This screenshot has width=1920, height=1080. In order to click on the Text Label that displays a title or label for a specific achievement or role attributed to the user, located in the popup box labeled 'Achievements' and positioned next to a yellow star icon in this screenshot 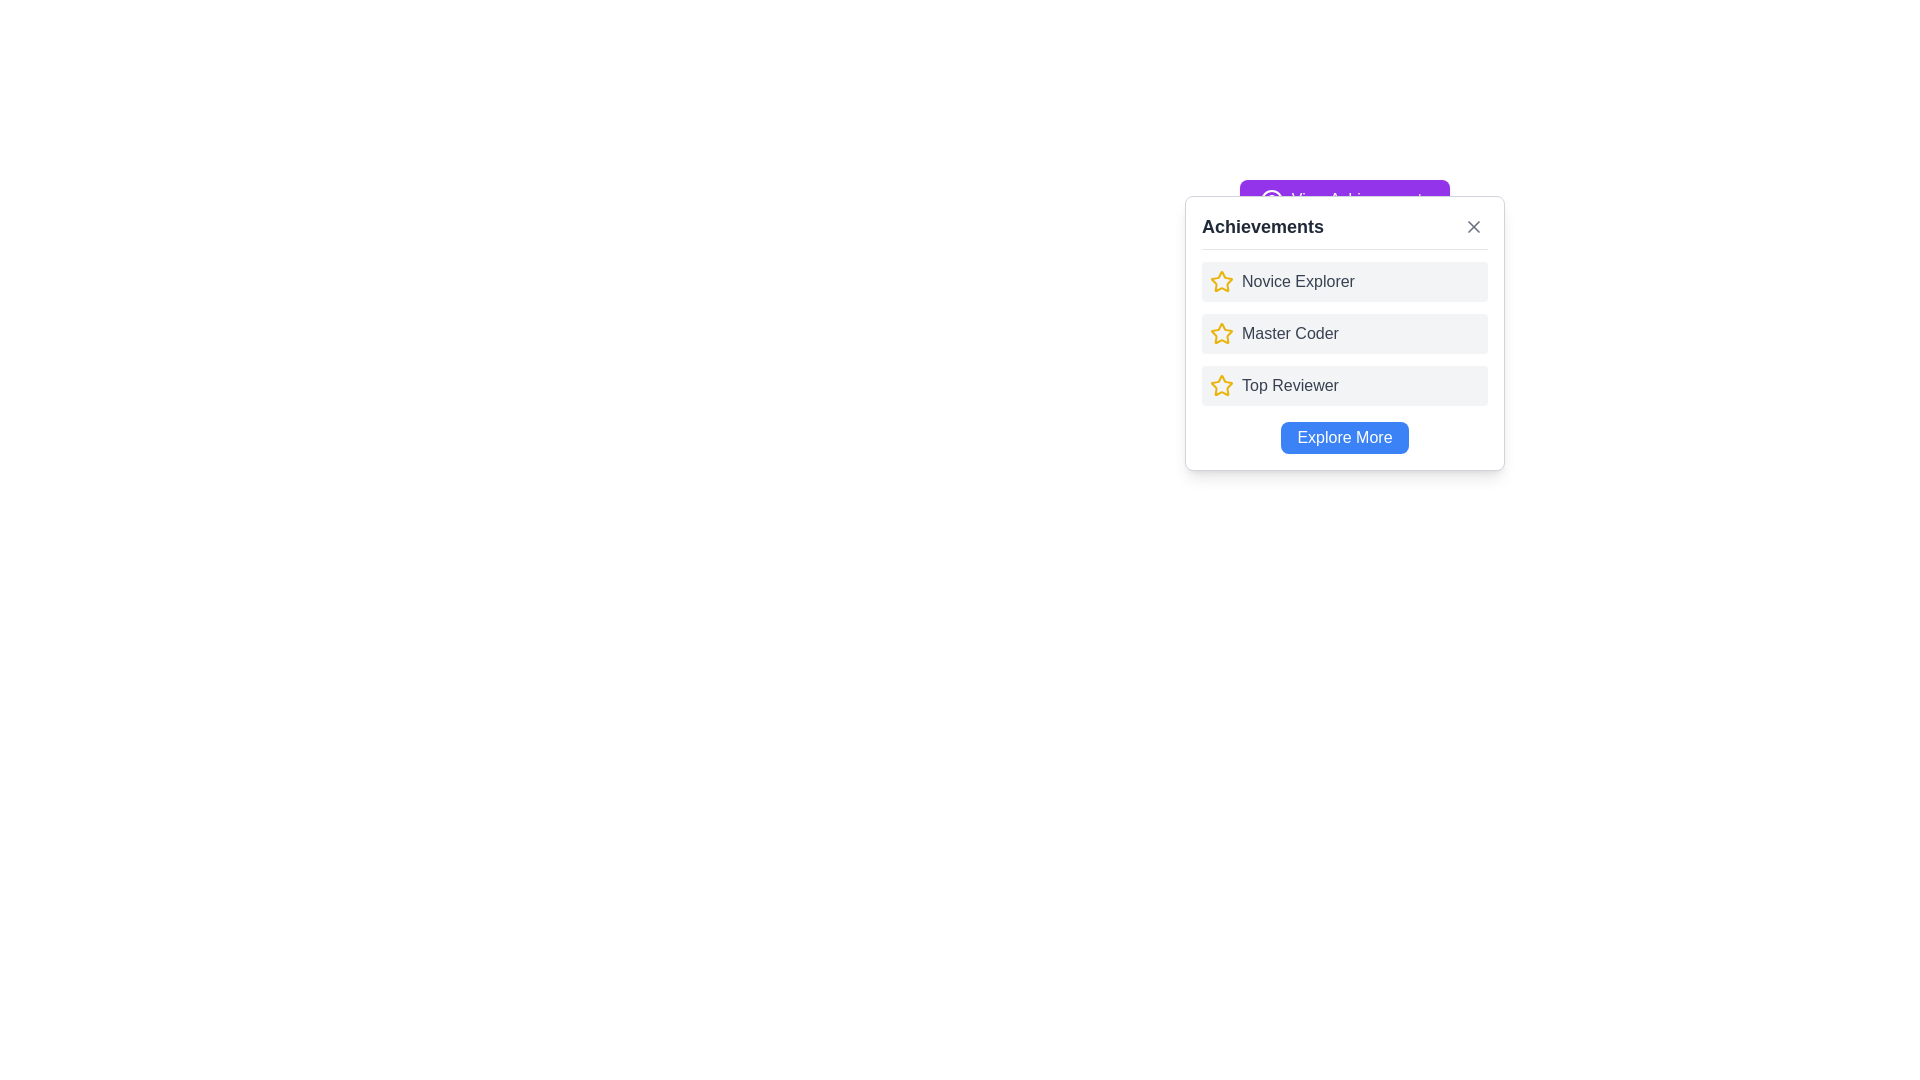, I will do `click(1290, 333)`.